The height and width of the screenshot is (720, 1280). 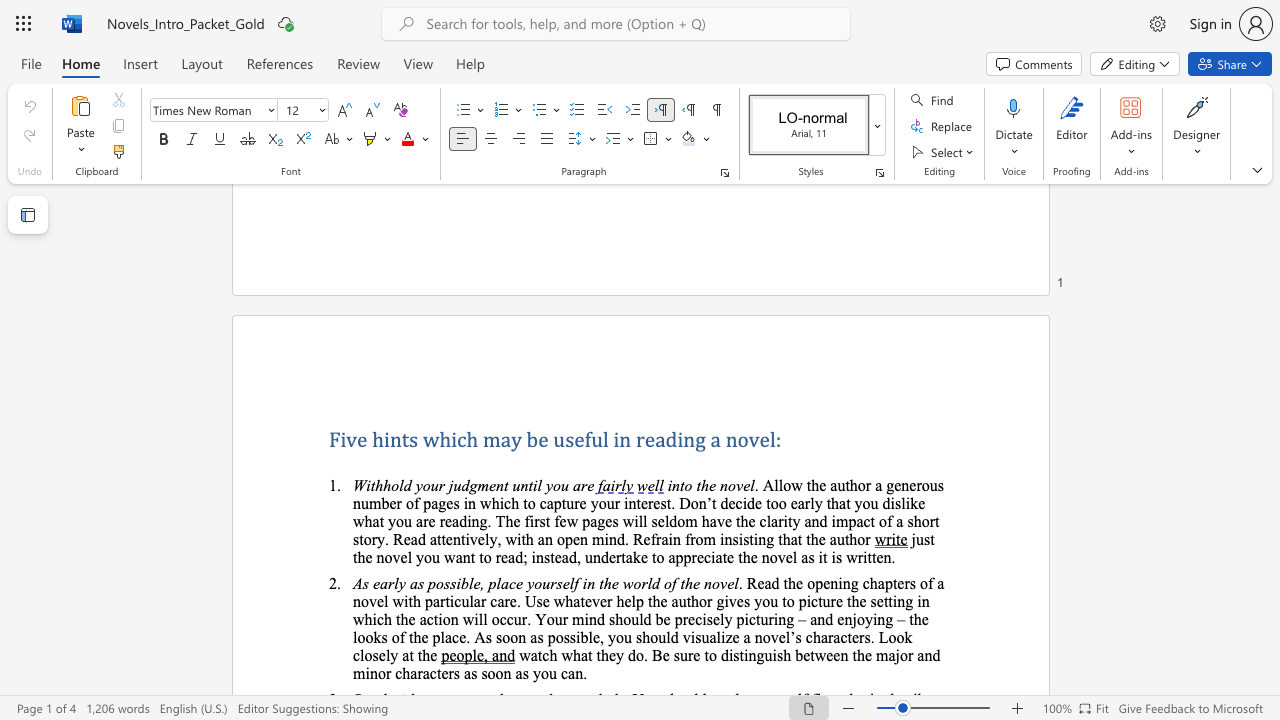 What do you see at coordinates (372, 583) in the screenshot?
I see `the subset text "early as possible, pla" within the text "As early as possible, place yourself in the world of the novel"` at bounding box center [372, 583].